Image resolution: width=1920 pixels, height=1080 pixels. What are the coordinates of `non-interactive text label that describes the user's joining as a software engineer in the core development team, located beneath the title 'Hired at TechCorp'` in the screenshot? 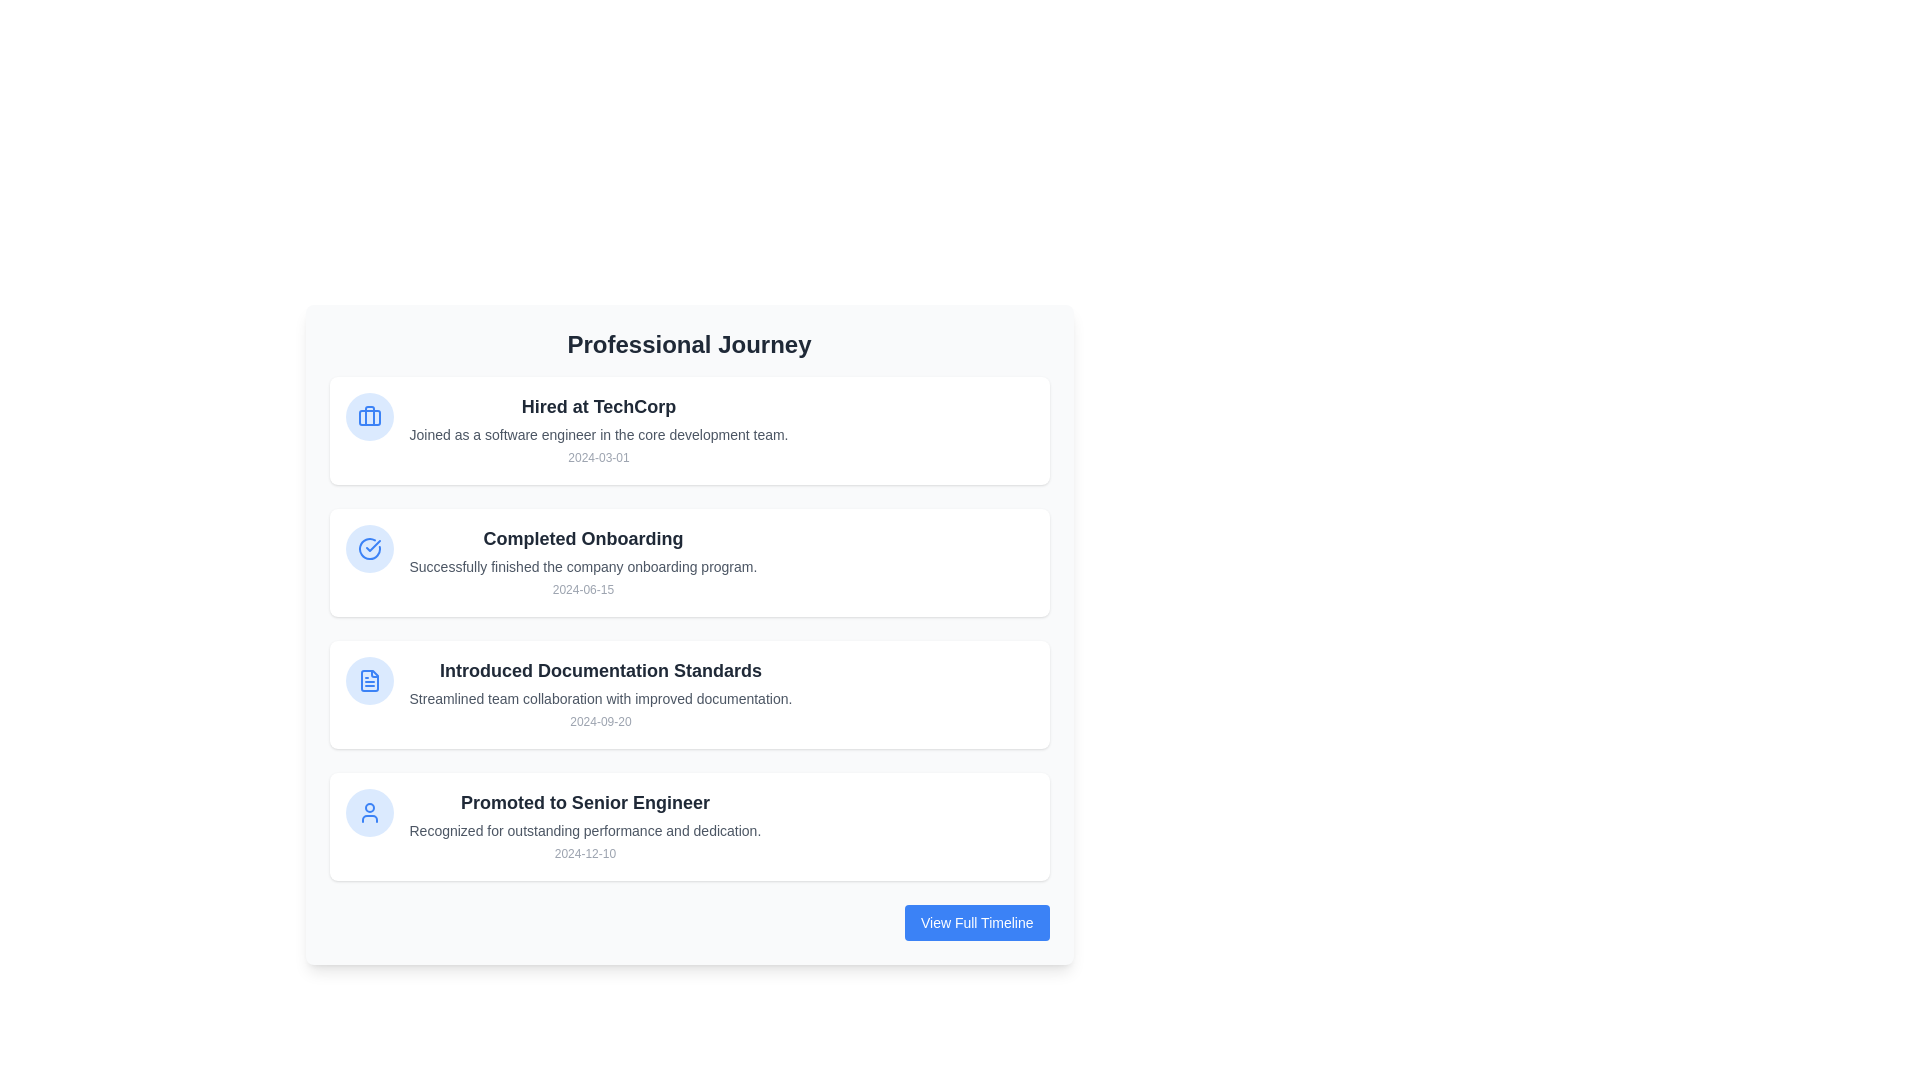 It's located at (598, 434).